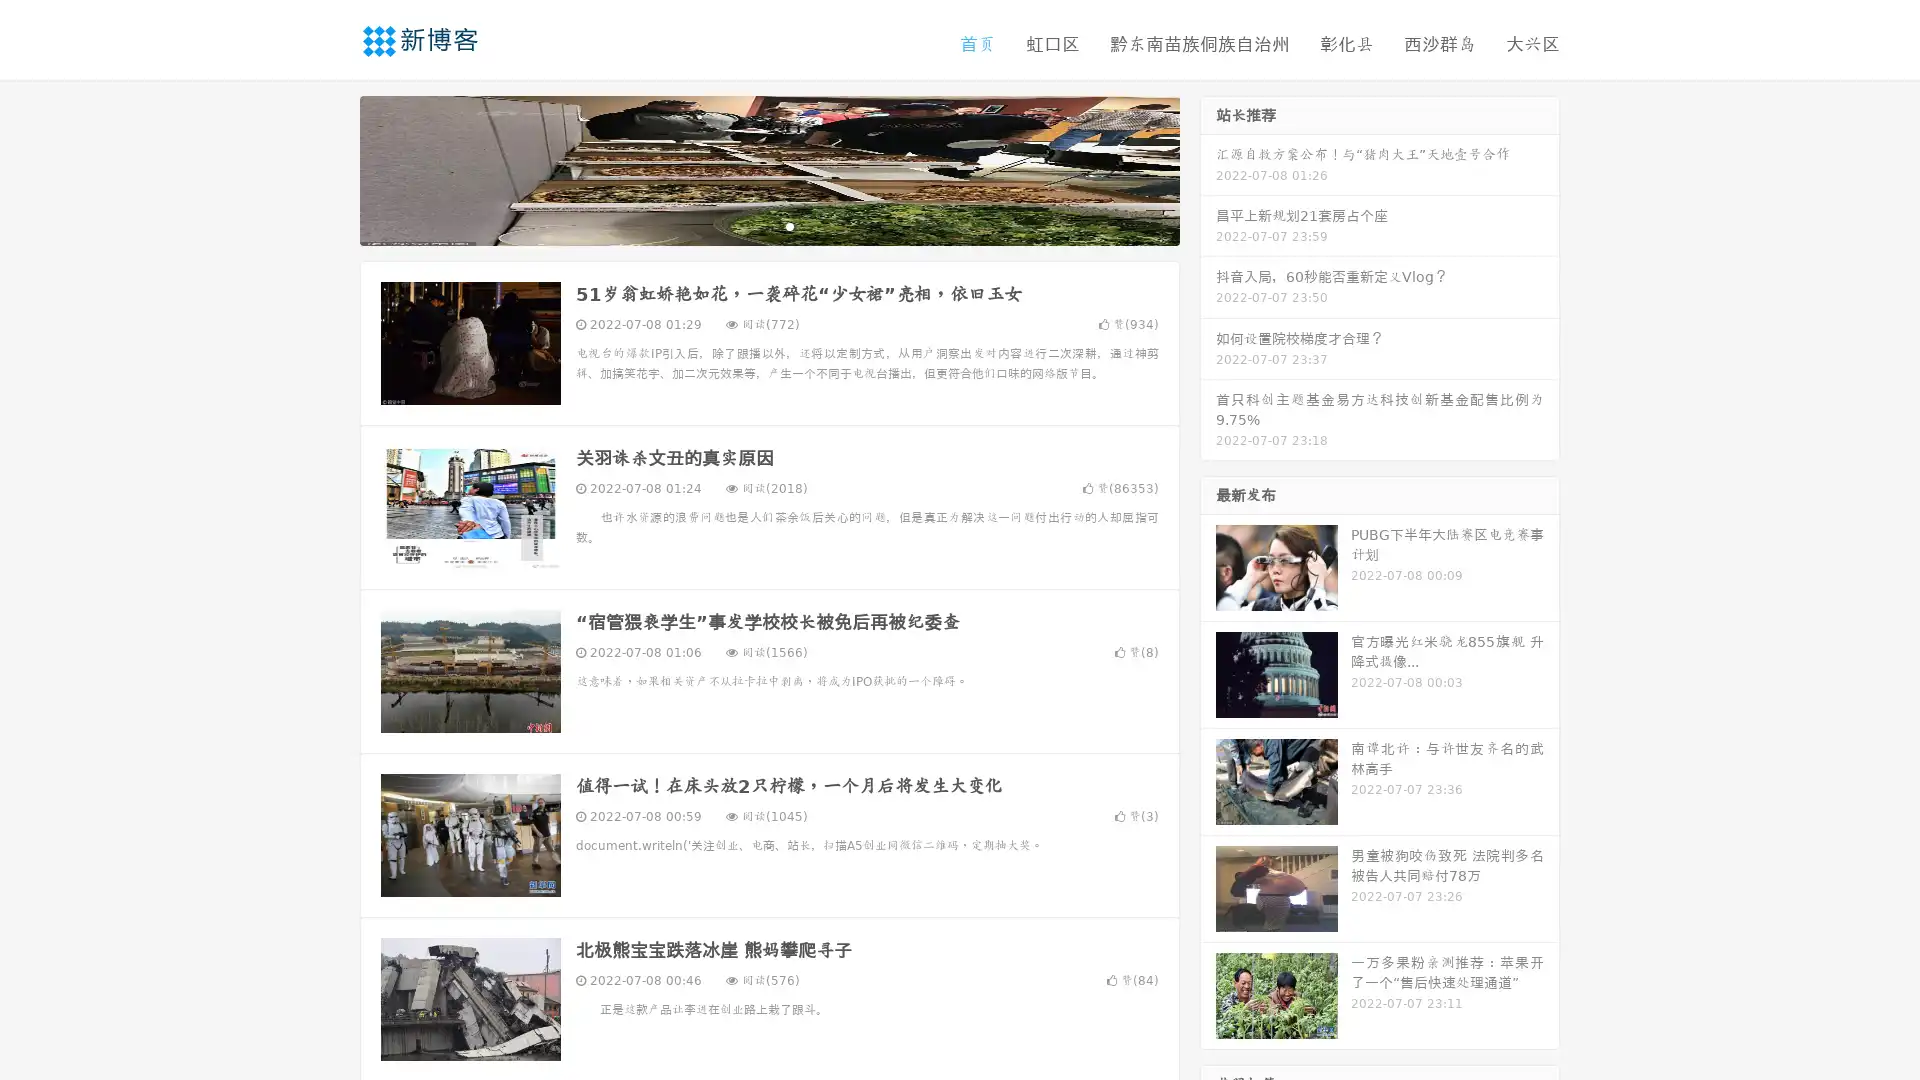 The image size is (1920, 1080). Describe the element at coordinates (768, 225) in the screenshot. I see `Go to slide 2` at that location.